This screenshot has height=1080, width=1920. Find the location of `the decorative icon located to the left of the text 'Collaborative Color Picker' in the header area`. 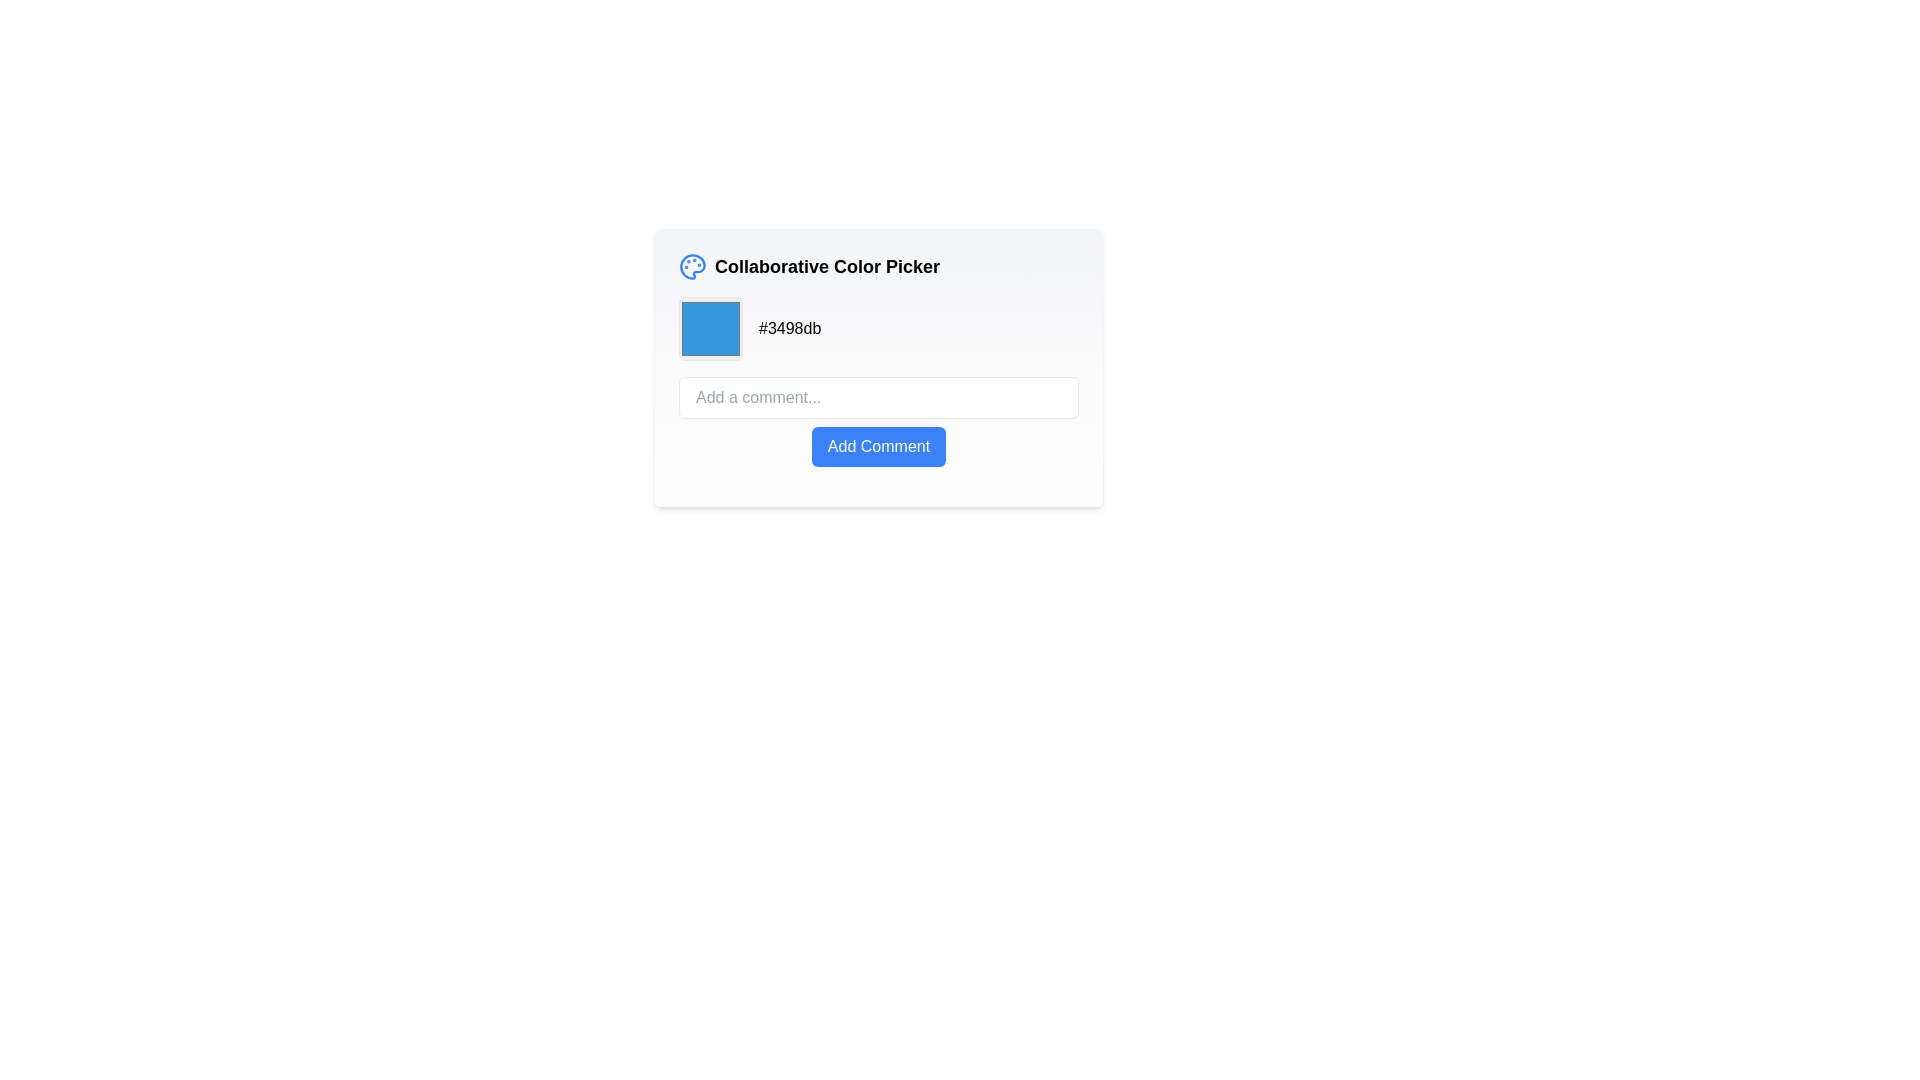

the decorative icon located to the left of the text 'Collaborative Color Picker' in the header area is located at coordinates (692, 265).